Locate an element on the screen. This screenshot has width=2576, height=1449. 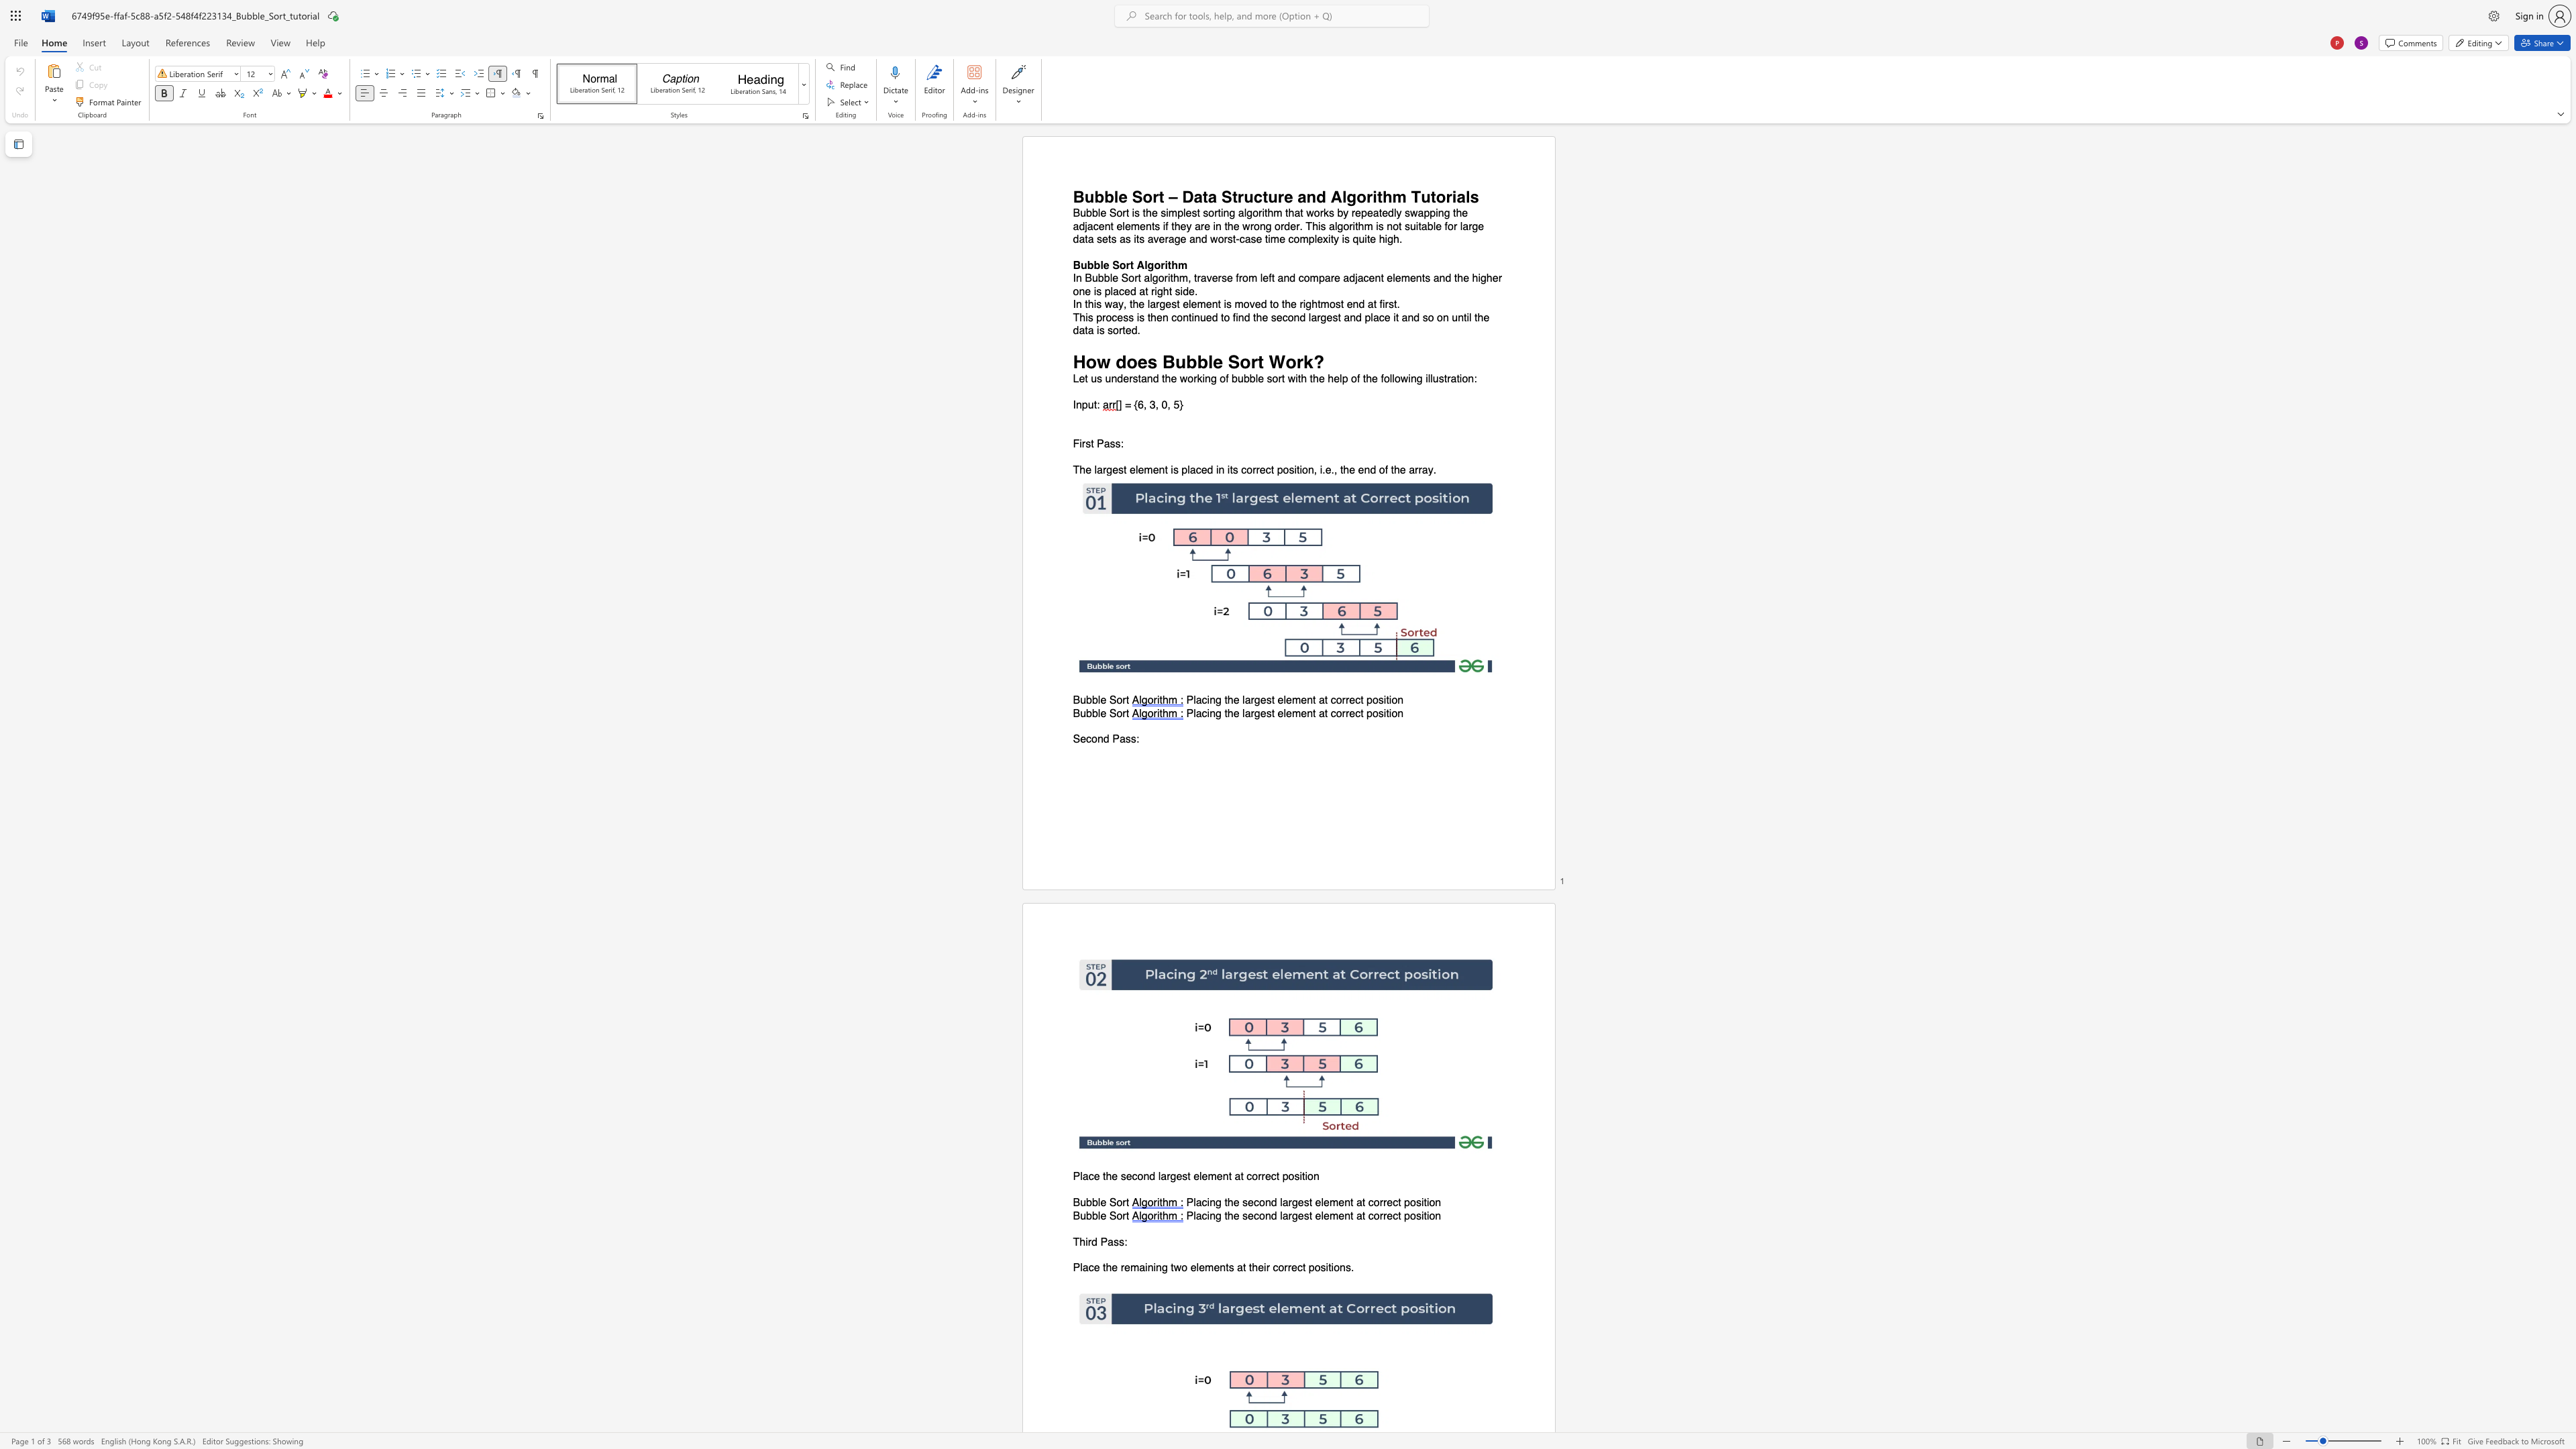
the 2th character "n" in the text is located at coordinates (1285, 278).